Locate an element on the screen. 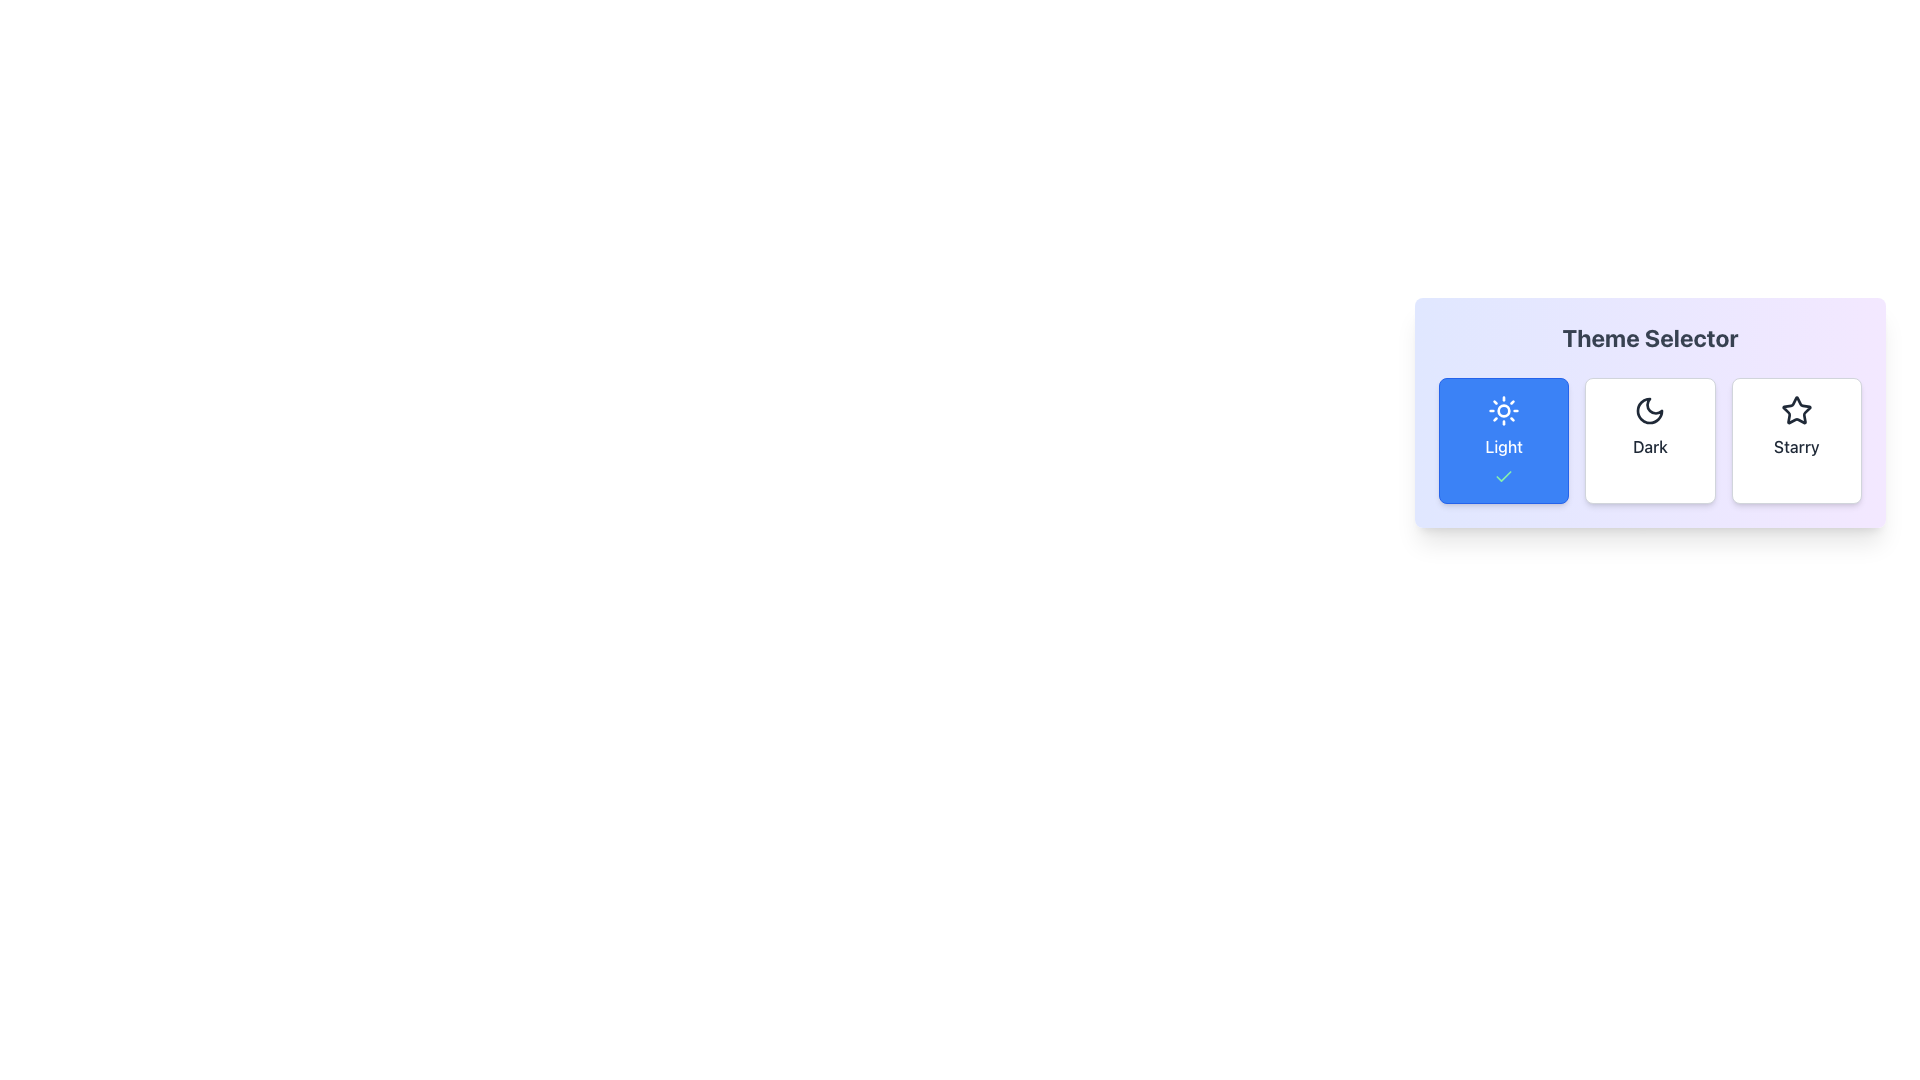 The width and height of the screenshot is (1920, 1080). the starry theme icon button is located at coordinates (1796, 409).